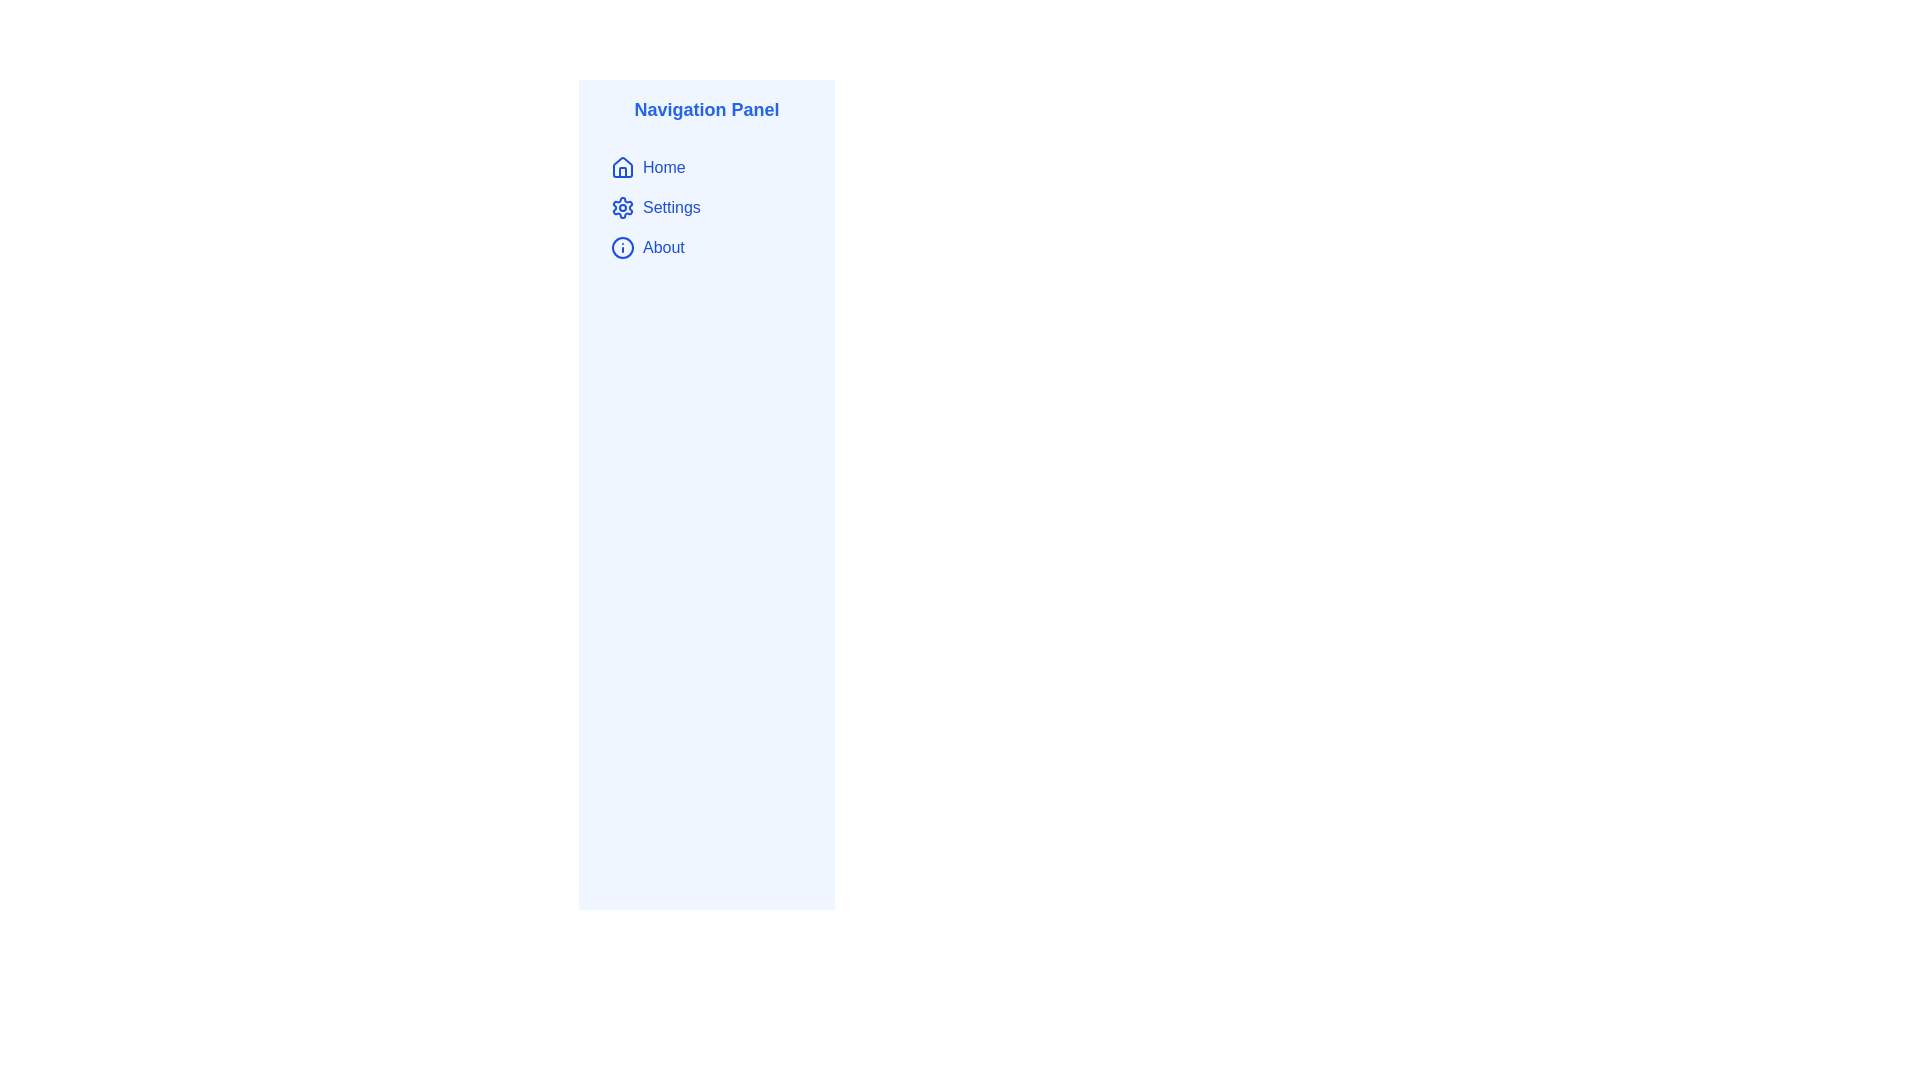 Image resolution: width=1920 pixels, height=1080 pixels. I want to click on the decorative graphic element associated with the 'About' section in the navigation panel, which is represented as an outermost part of a layered SVG graphic structure, so click(622, 246).